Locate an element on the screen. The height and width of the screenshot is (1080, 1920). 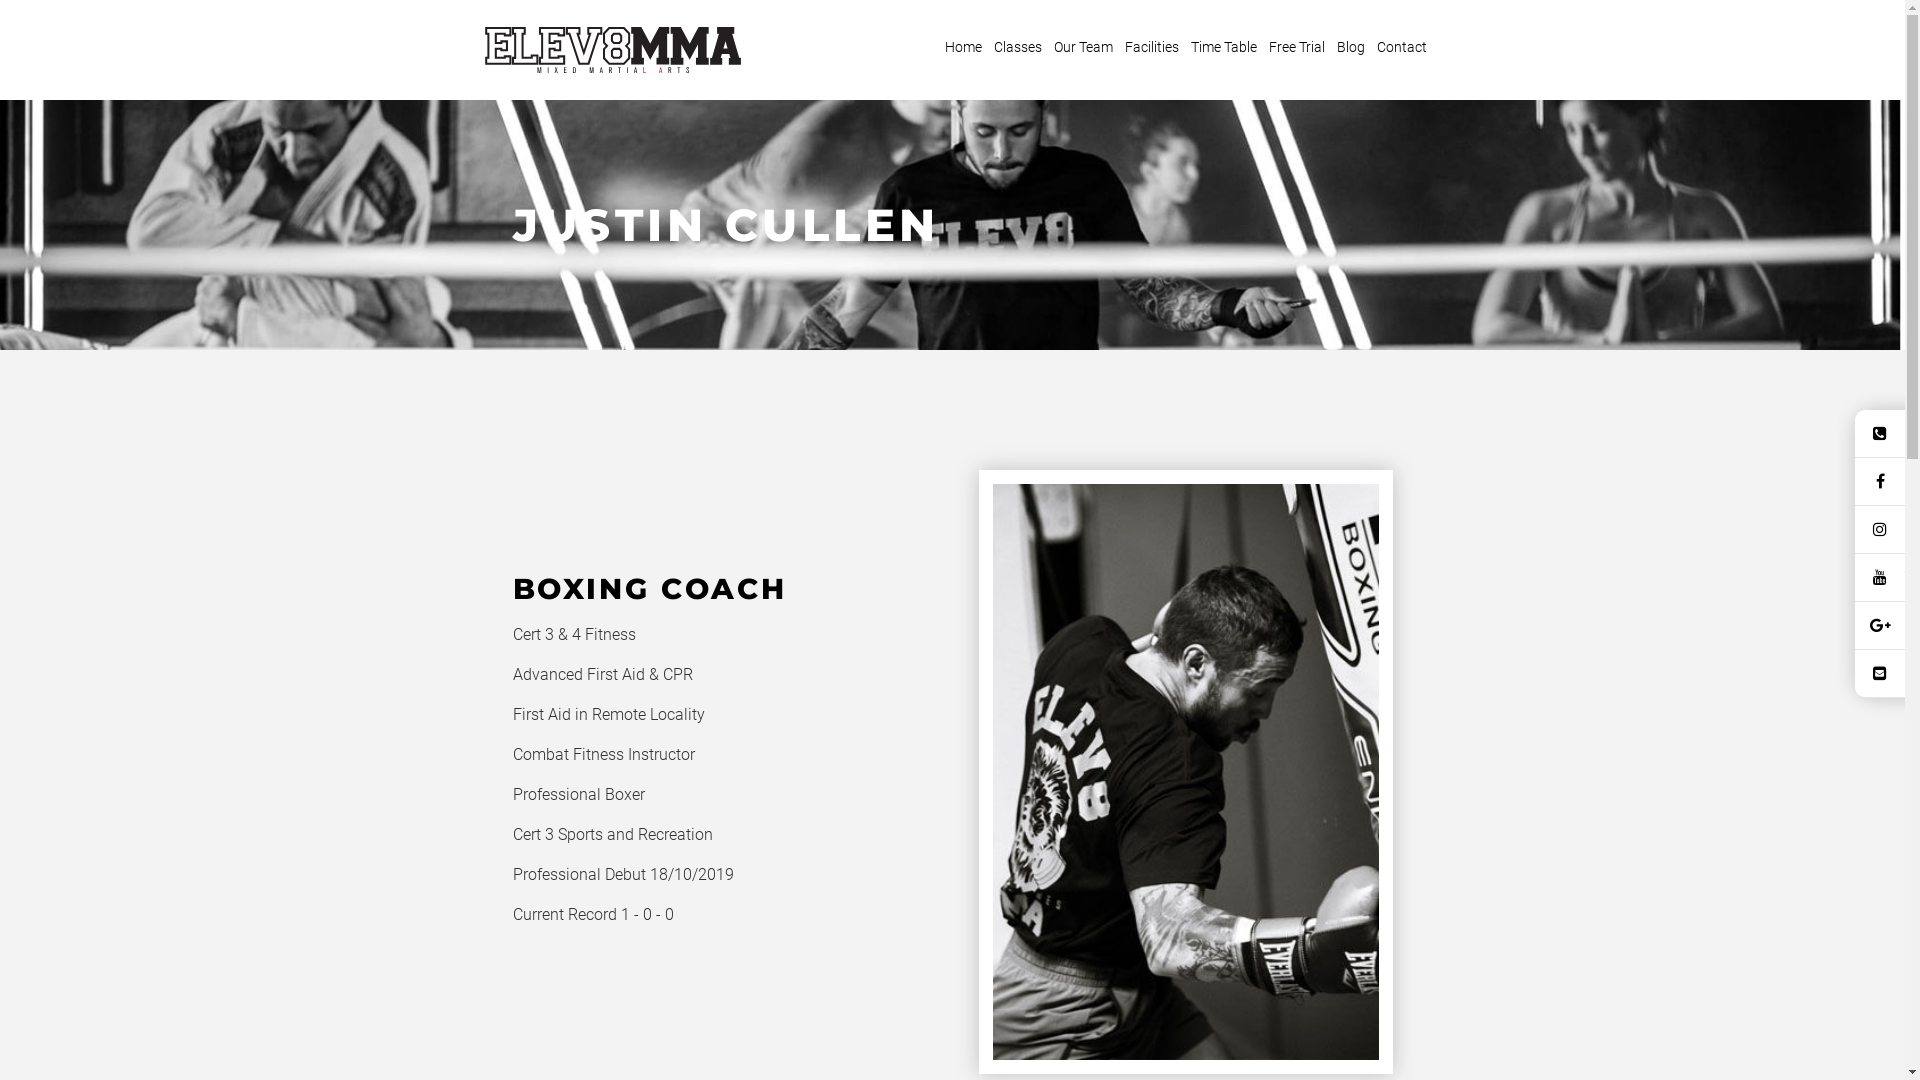
'Facilities' is located at coordinates (1118, 46).